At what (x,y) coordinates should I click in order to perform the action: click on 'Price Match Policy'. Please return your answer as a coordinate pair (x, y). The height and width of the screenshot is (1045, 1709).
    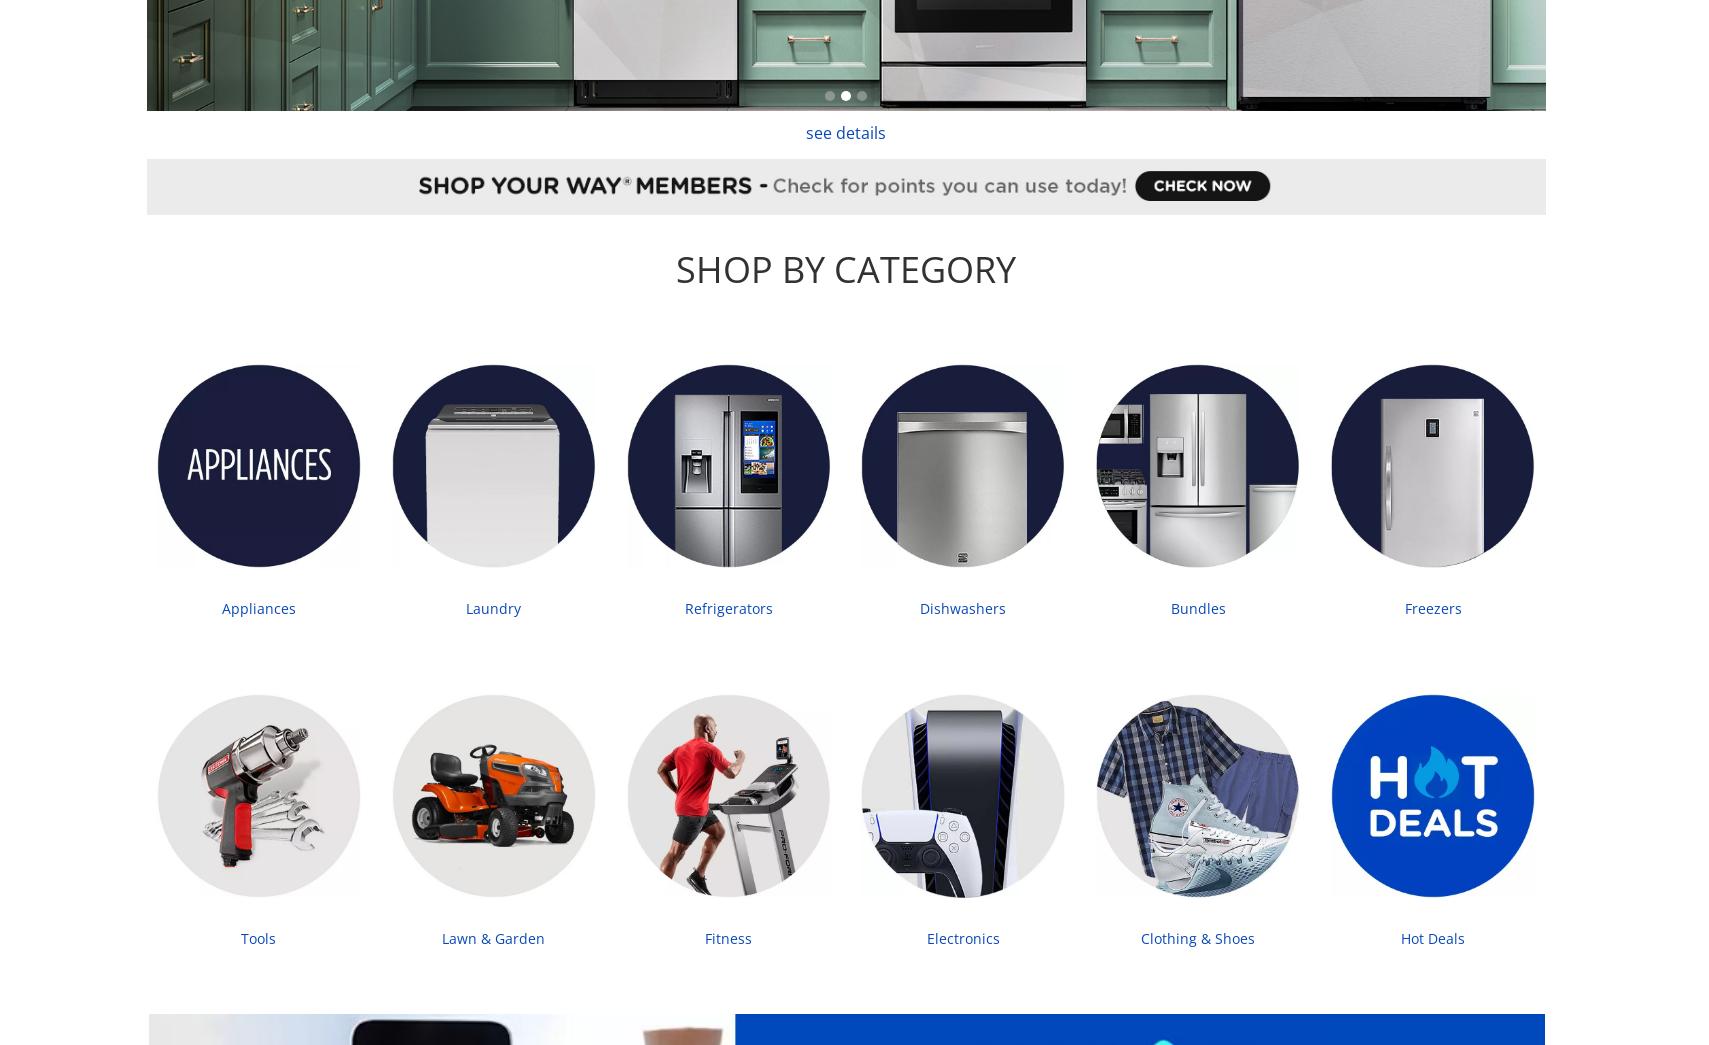
    Looking at the image, I should click on (364, 697).